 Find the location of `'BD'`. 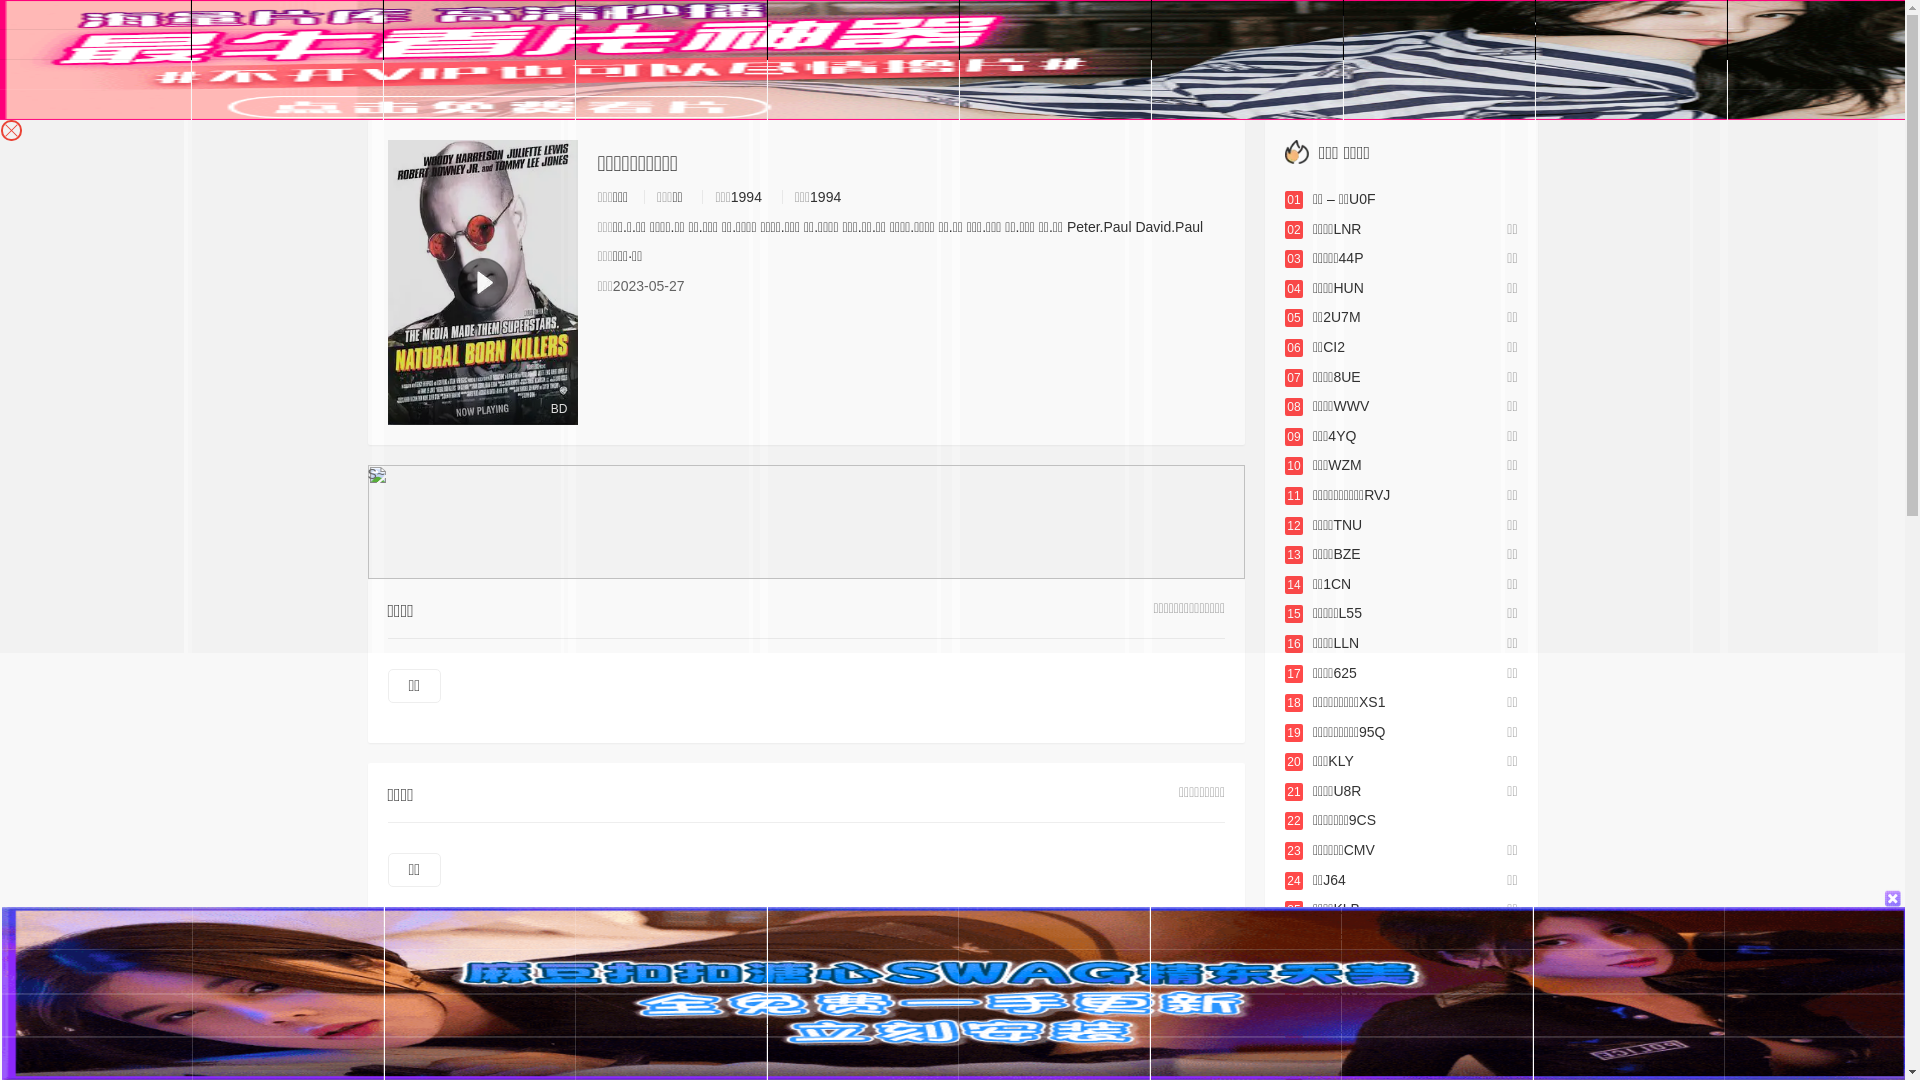

'BD' is located at coordinates (483, 282).